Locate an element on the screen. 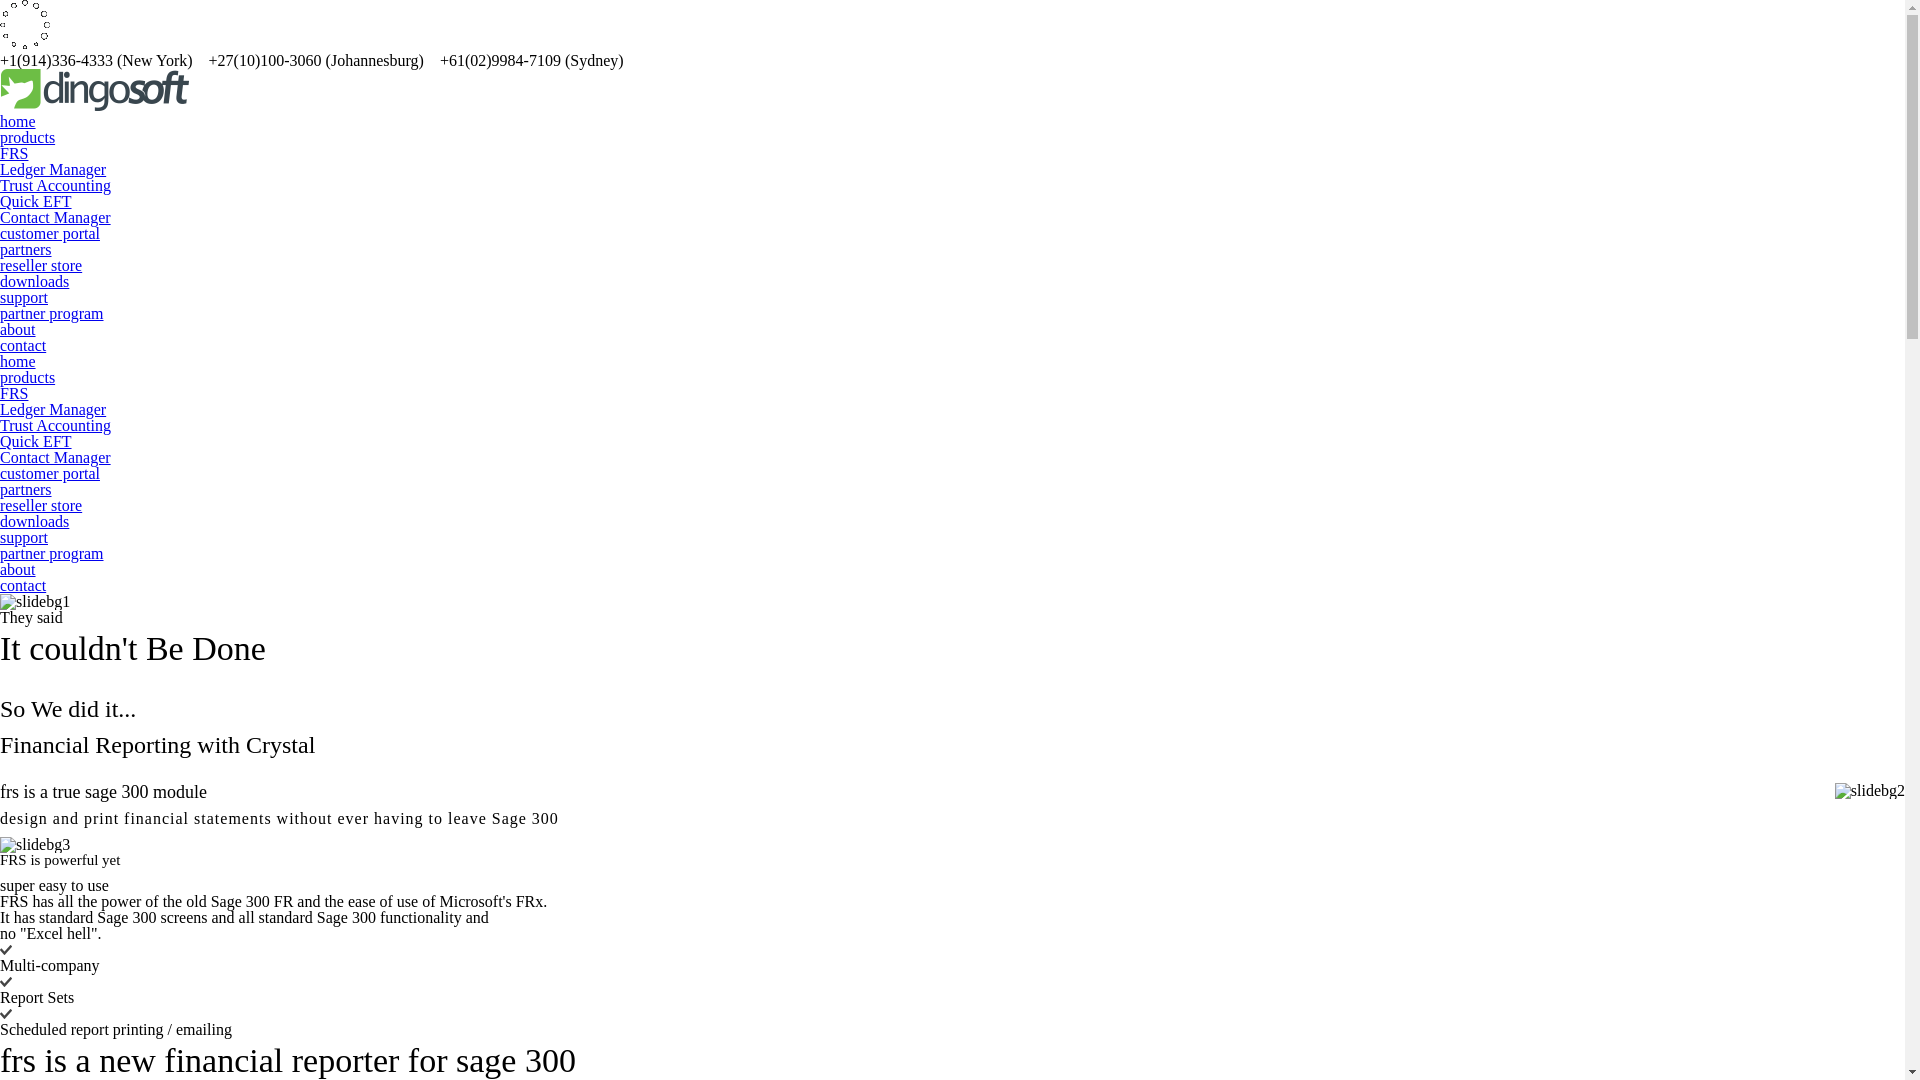  'Ledger Manager' is located at coordinates (0, 408).